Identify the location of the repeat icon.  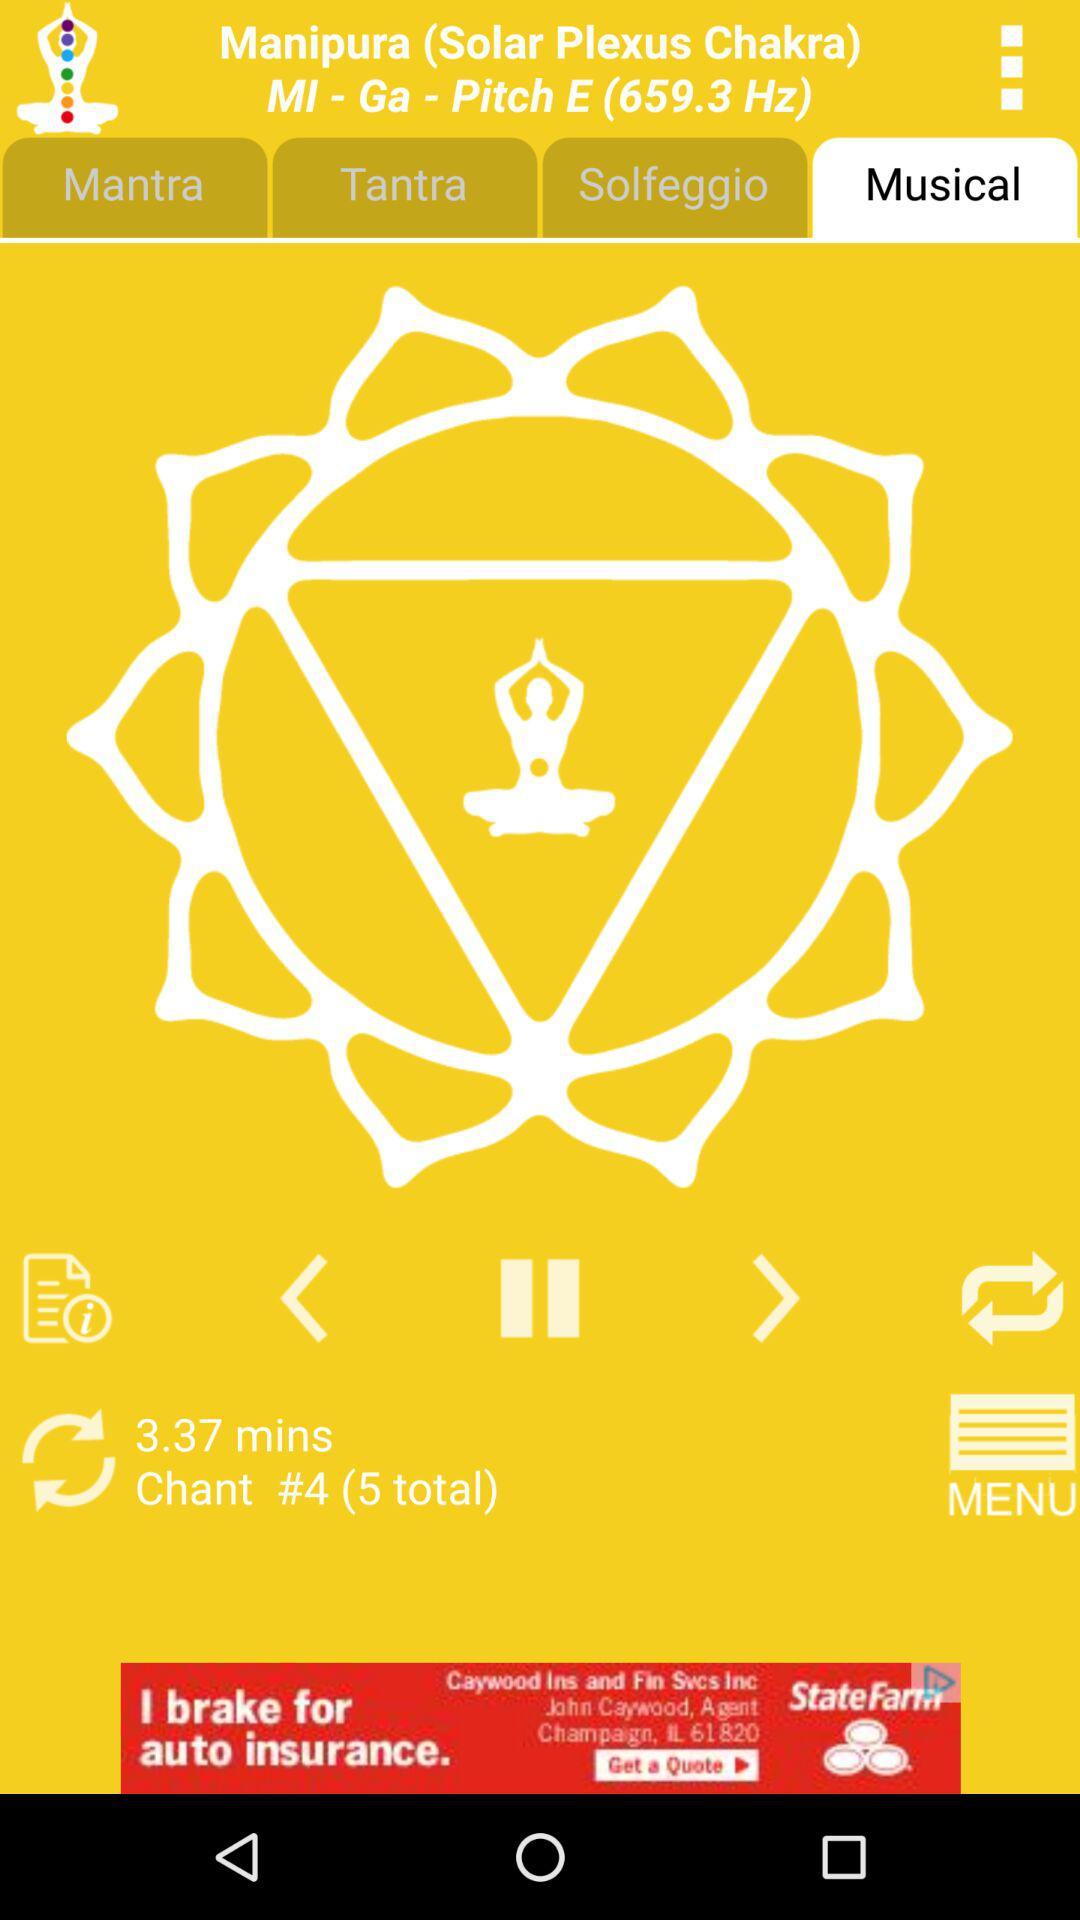
(1012, 1388).